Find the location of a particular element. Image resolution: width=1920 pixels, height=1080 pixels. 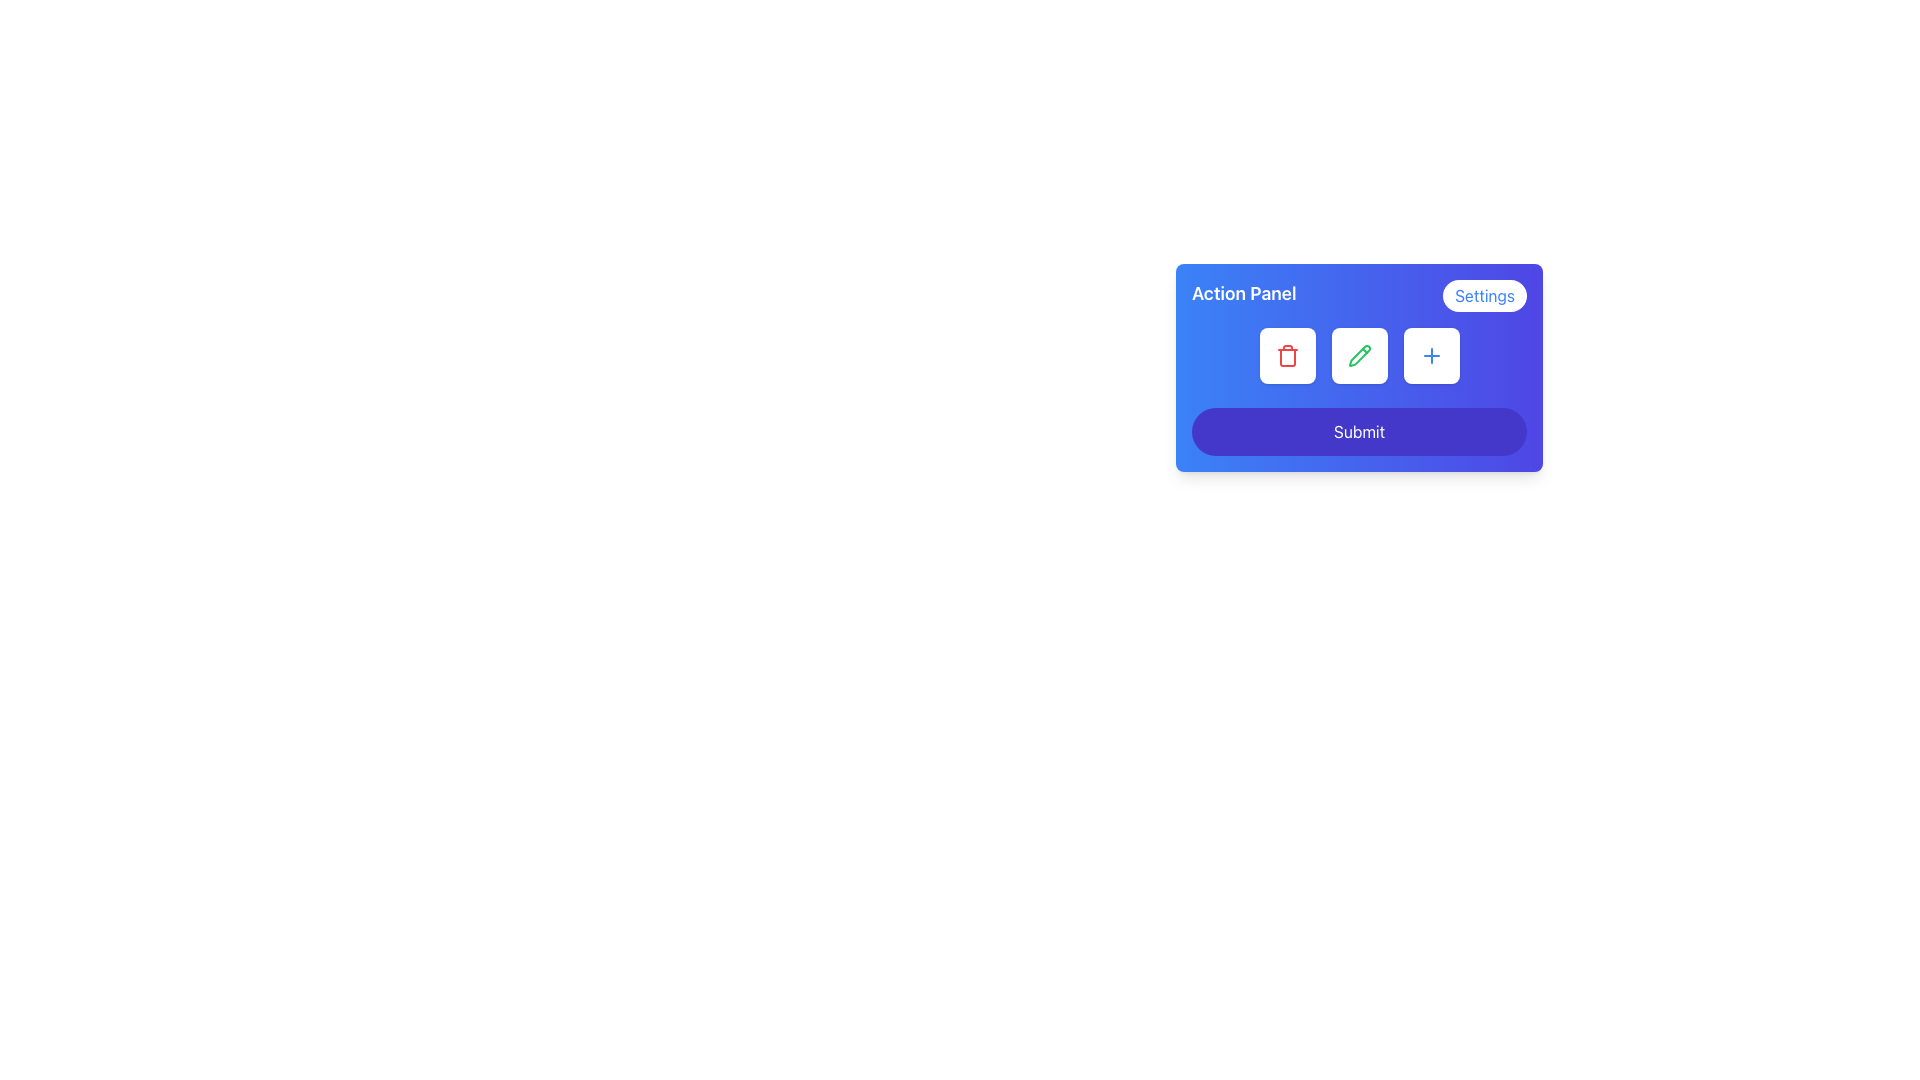

the 'Edit' icon button located in the center of the 'Action Panel' is located at coordinates (1359, 354).